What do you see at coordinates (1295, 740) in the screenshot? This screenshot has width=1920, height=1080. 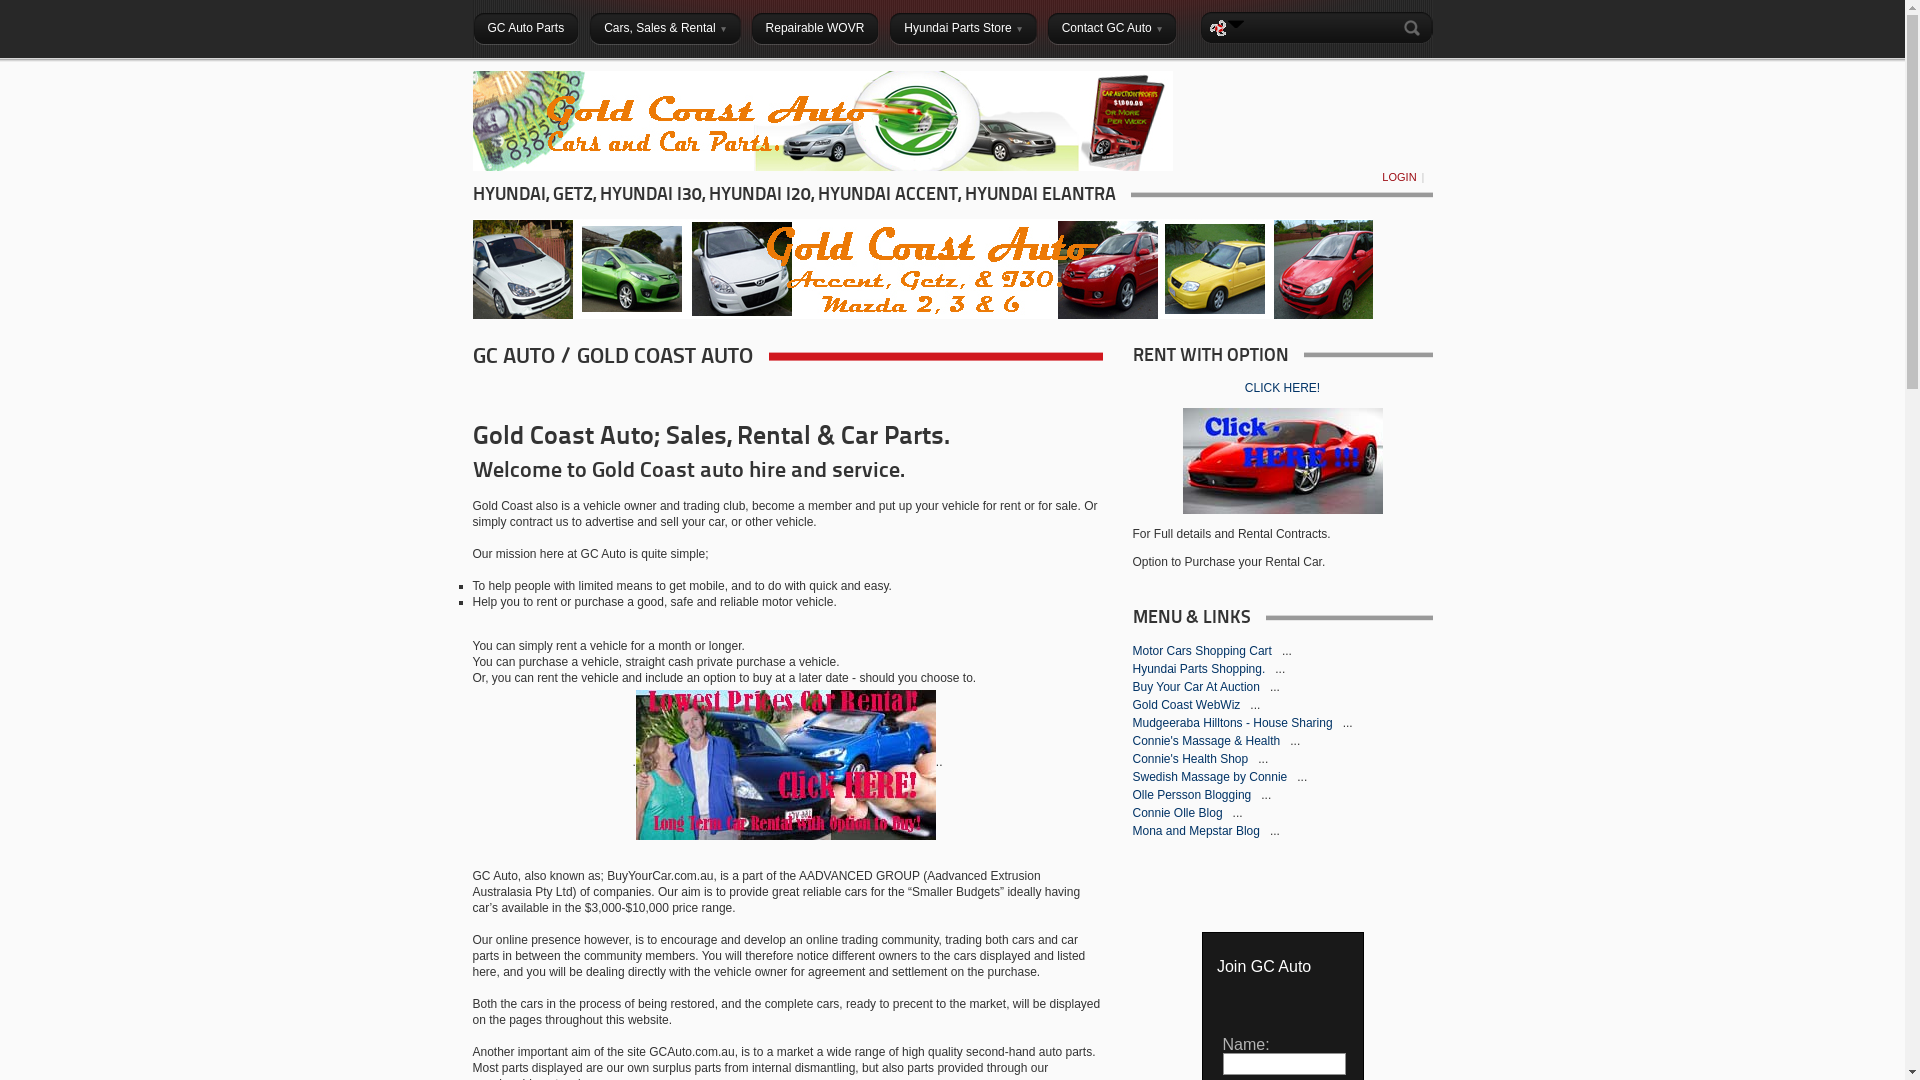 I see `'...'` at bounding box center [1295, 740].